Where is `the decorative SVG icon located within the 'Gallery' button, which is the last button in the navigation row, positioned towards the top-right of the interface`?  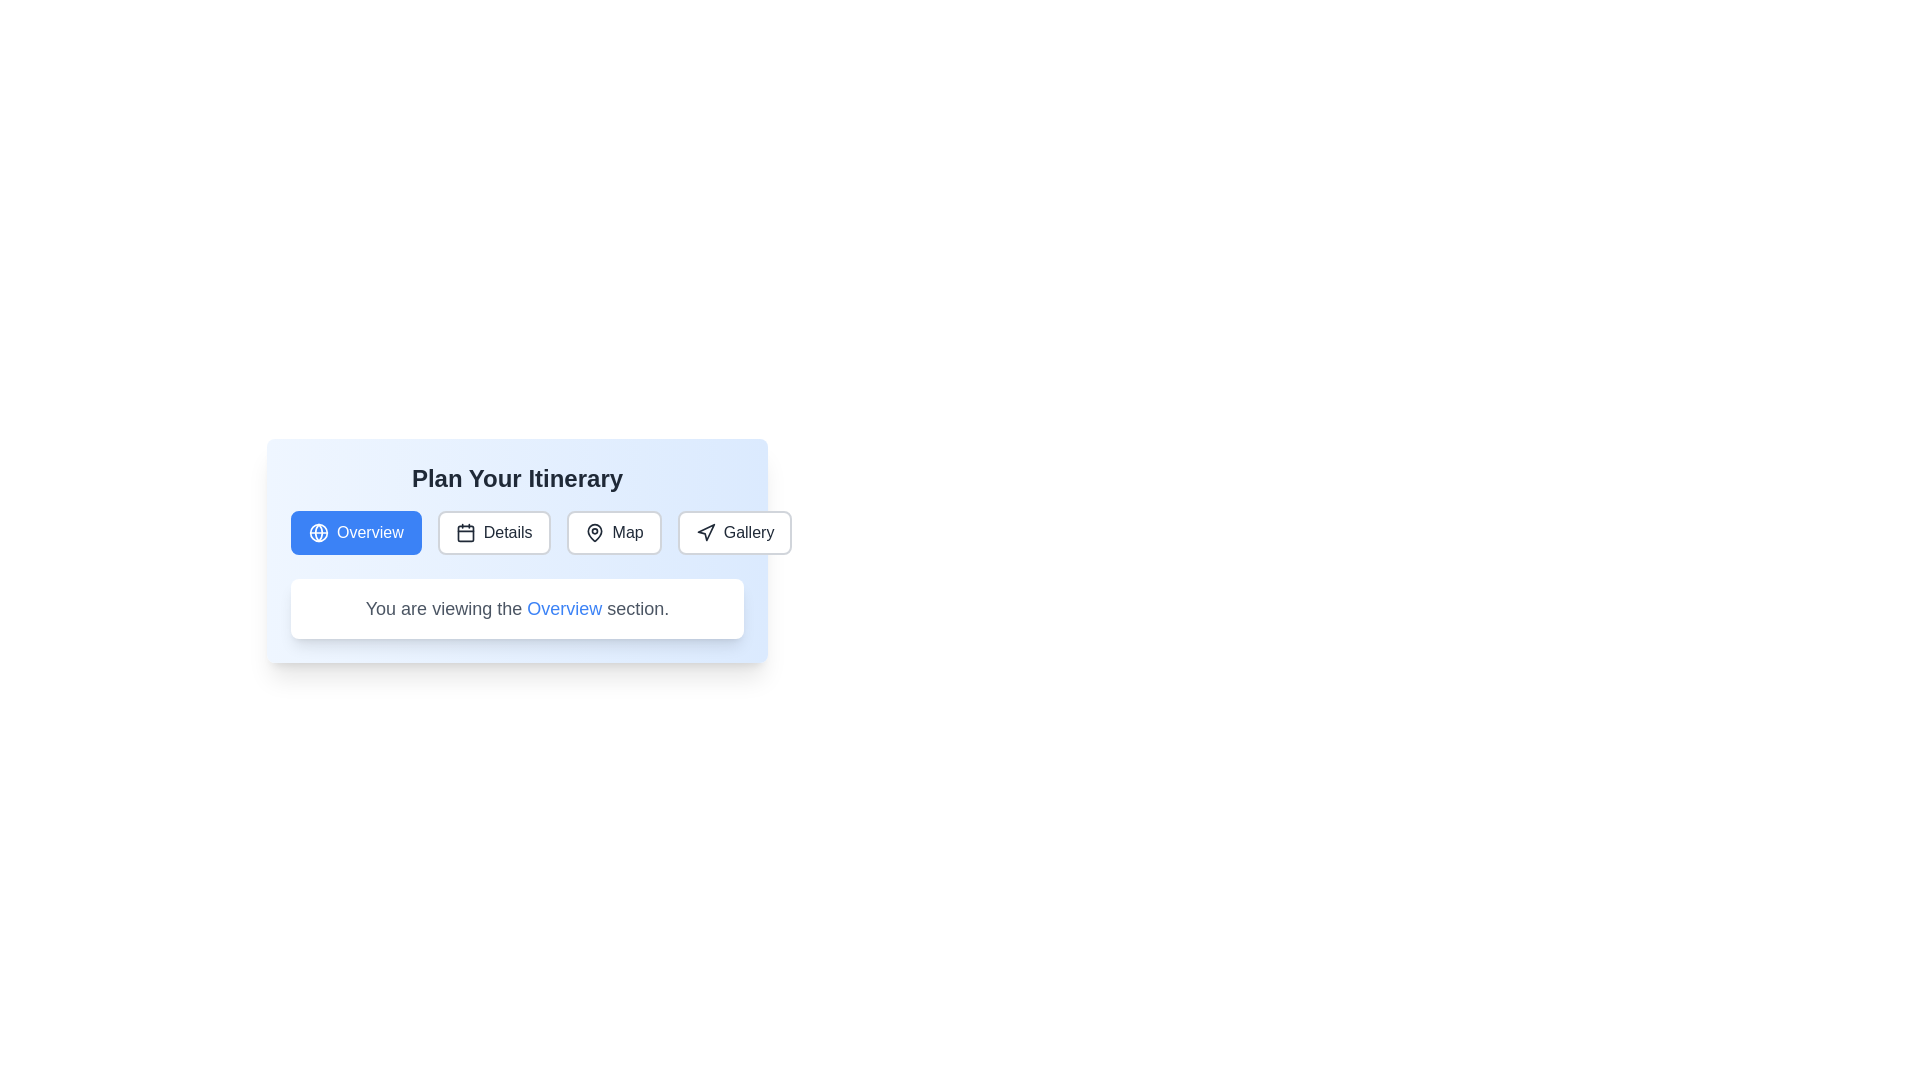
the decorative SVG icon located within the 'Gallery' button, which is the last button in the navigation row, positioned towards the top-right of the interface is located at coordinates (706, 531).